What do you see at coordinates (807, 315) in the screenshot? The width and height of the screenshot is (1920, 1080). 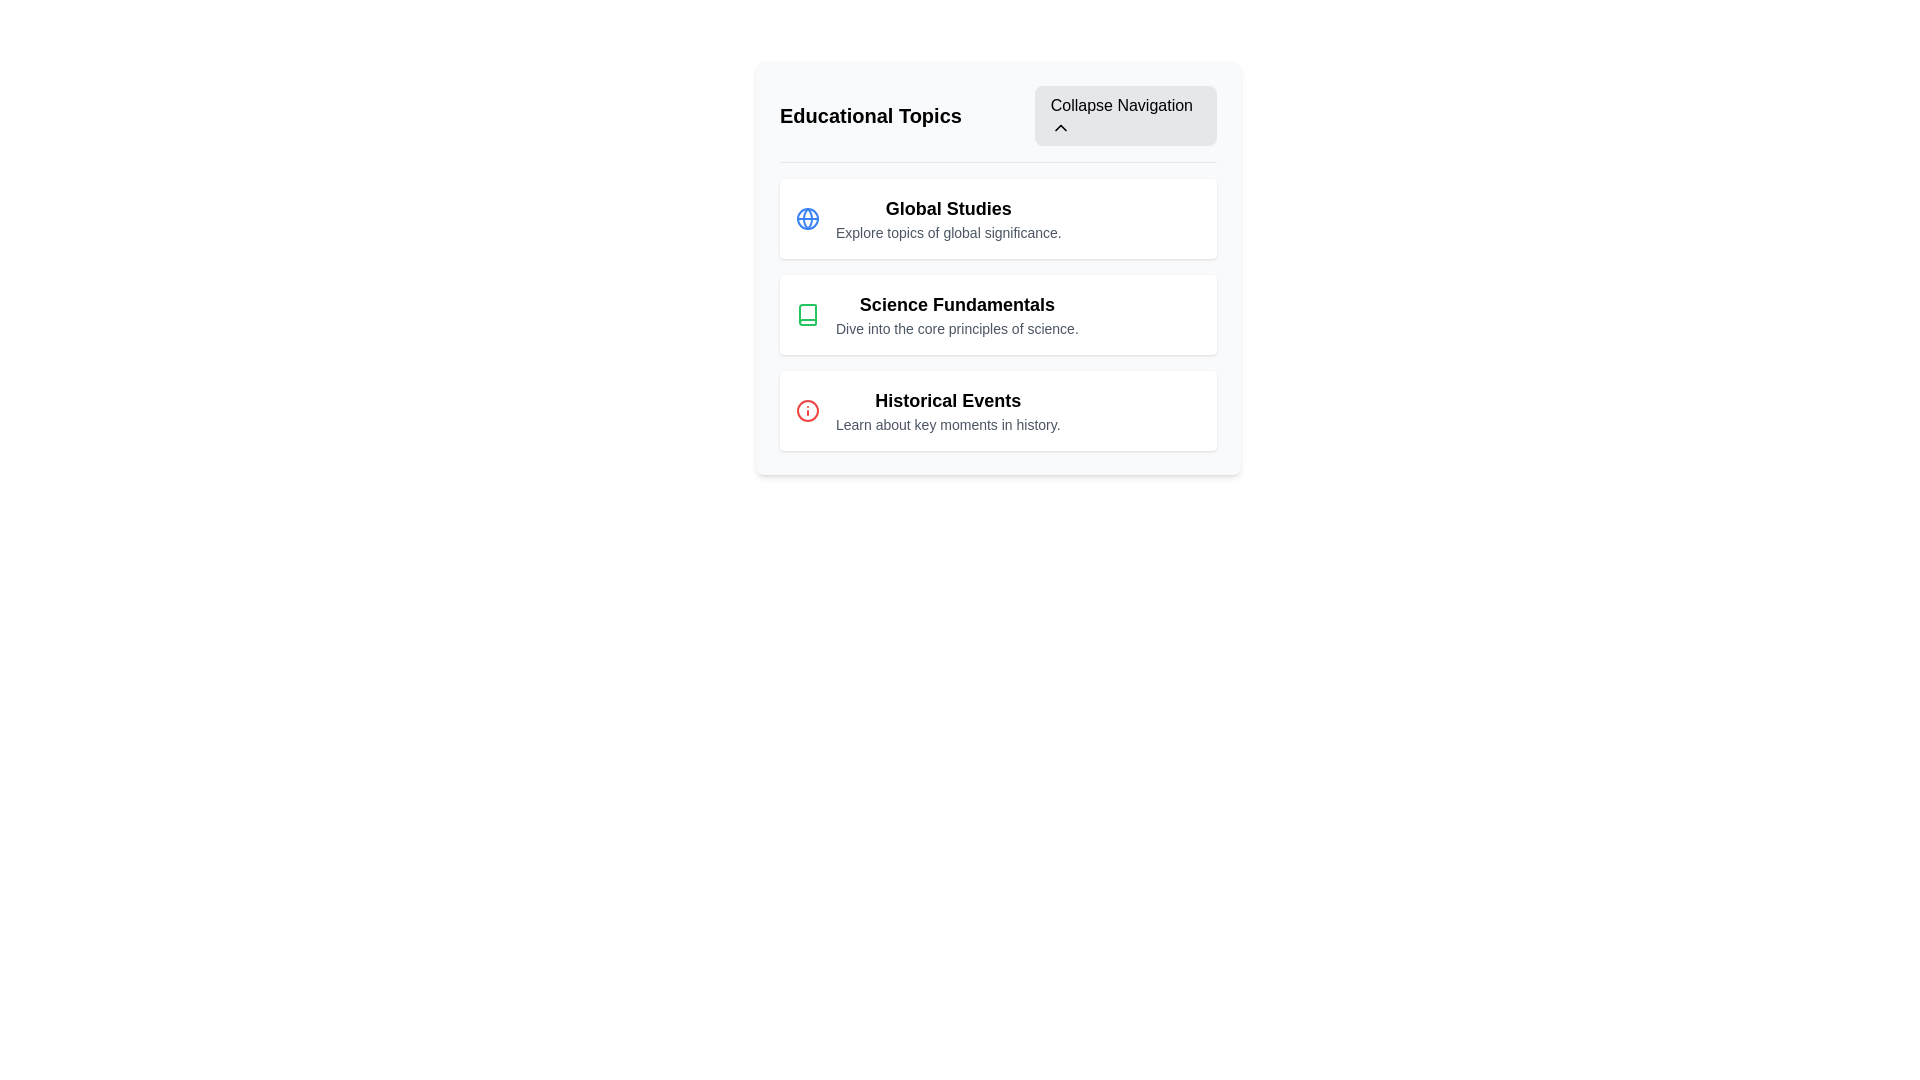 I see `the decorative icon representing the 'Science Fundamentals' topic located in the second row, leftmost side` at bounding box center [807, 315].